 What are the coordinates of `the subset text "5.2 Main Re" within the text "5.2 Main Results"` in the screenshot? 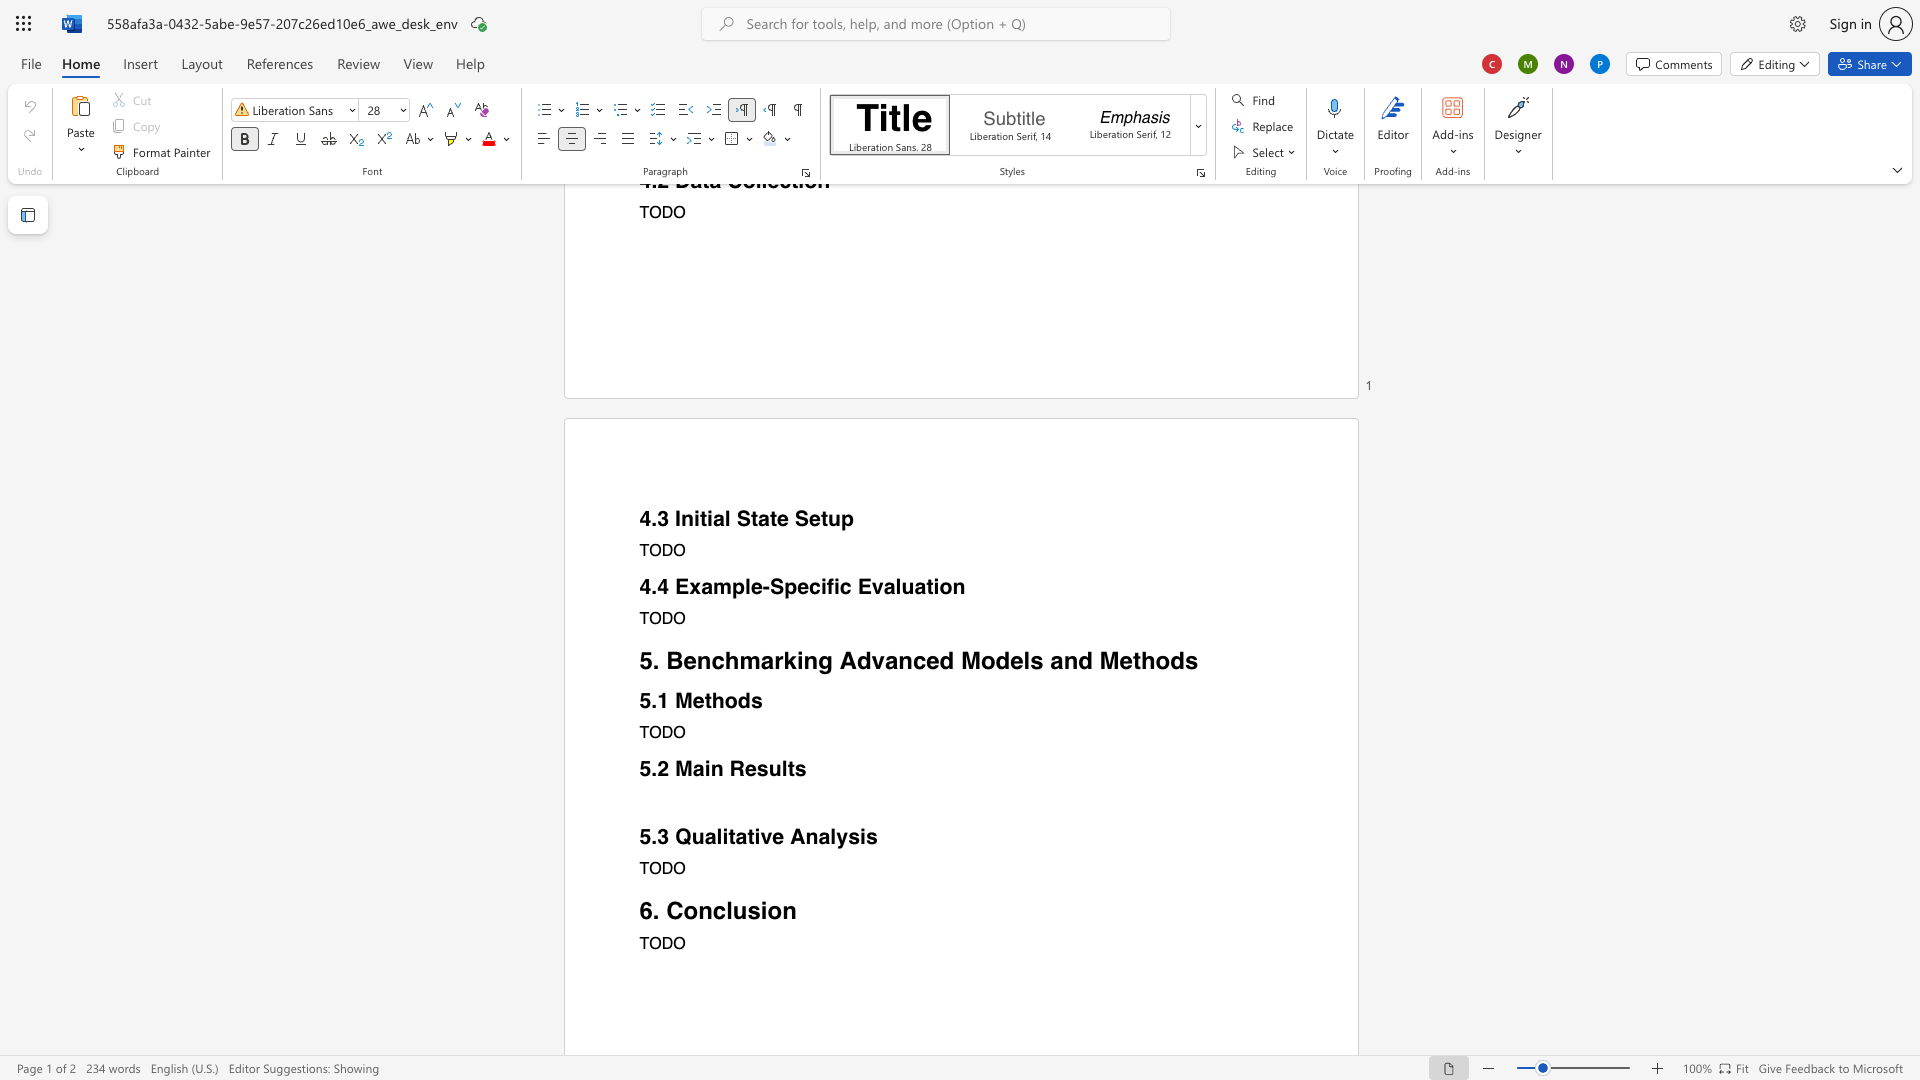 It's located at (638, 768).